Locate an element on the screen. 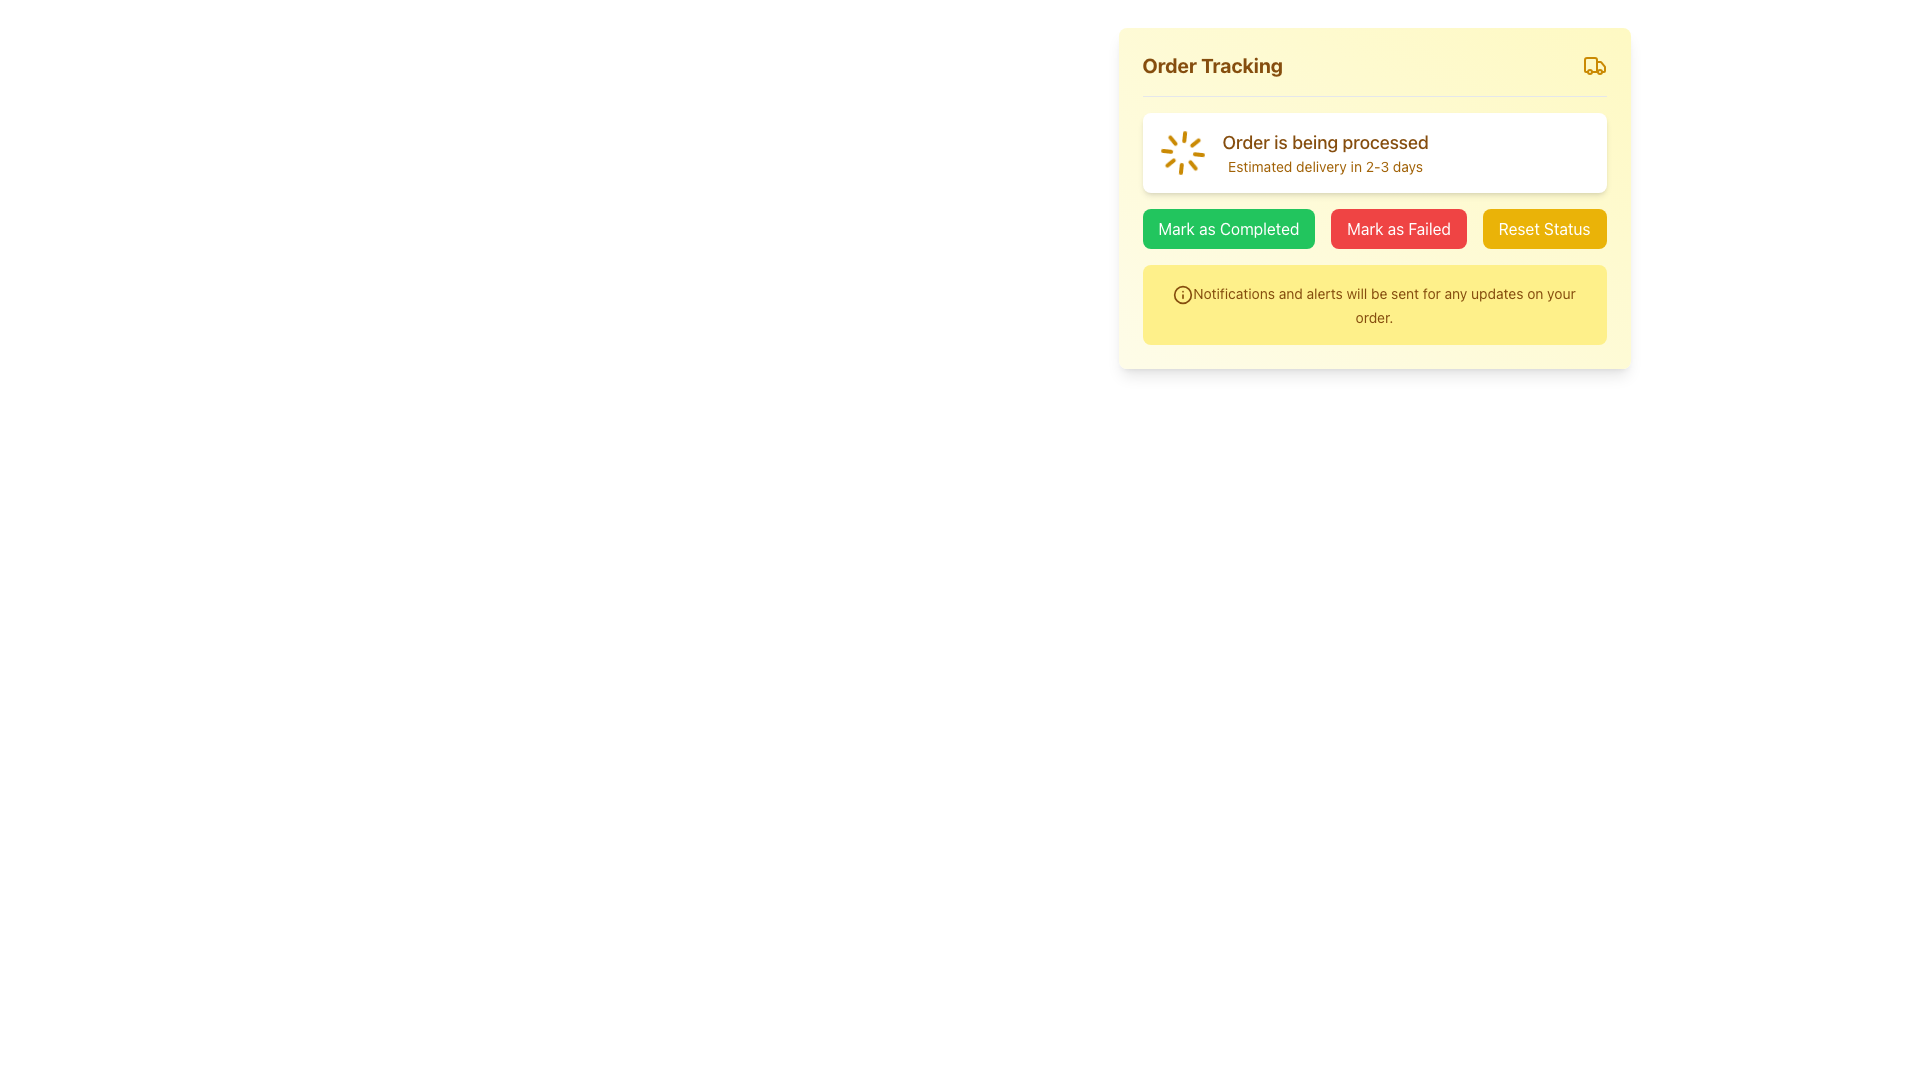 Image resolution: width=1920 pixels, height=1080 pixels. the text label that reads 'Notifications and alerts will be sent for any updates on your order.' within the light yellow notification box located at the bottom of the 'Order Tracking' panel is located at coordinates (1383, 305).